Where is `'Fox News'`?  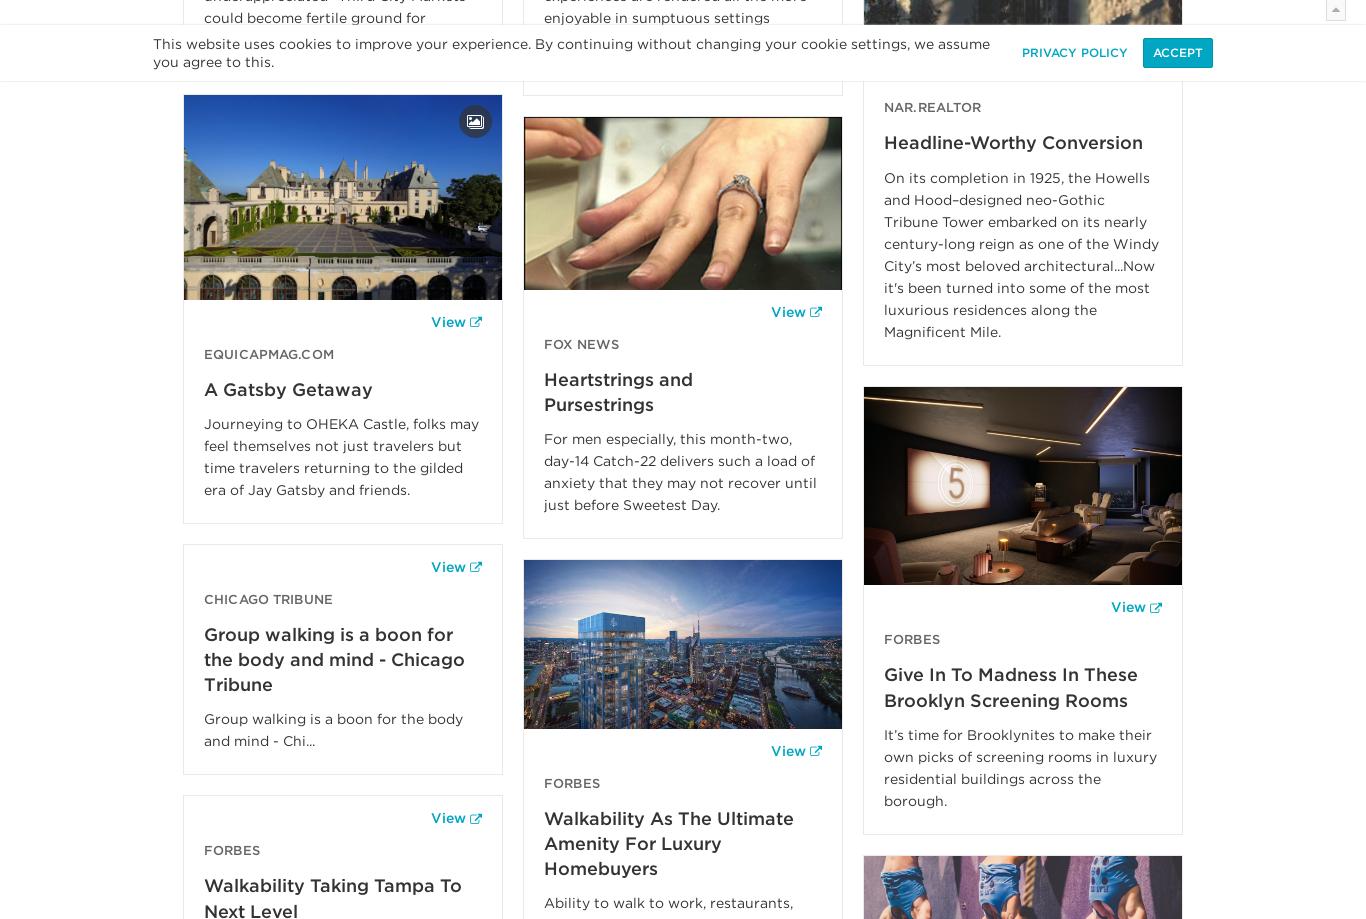
'Fox News' is located at coordinates (580, 342).